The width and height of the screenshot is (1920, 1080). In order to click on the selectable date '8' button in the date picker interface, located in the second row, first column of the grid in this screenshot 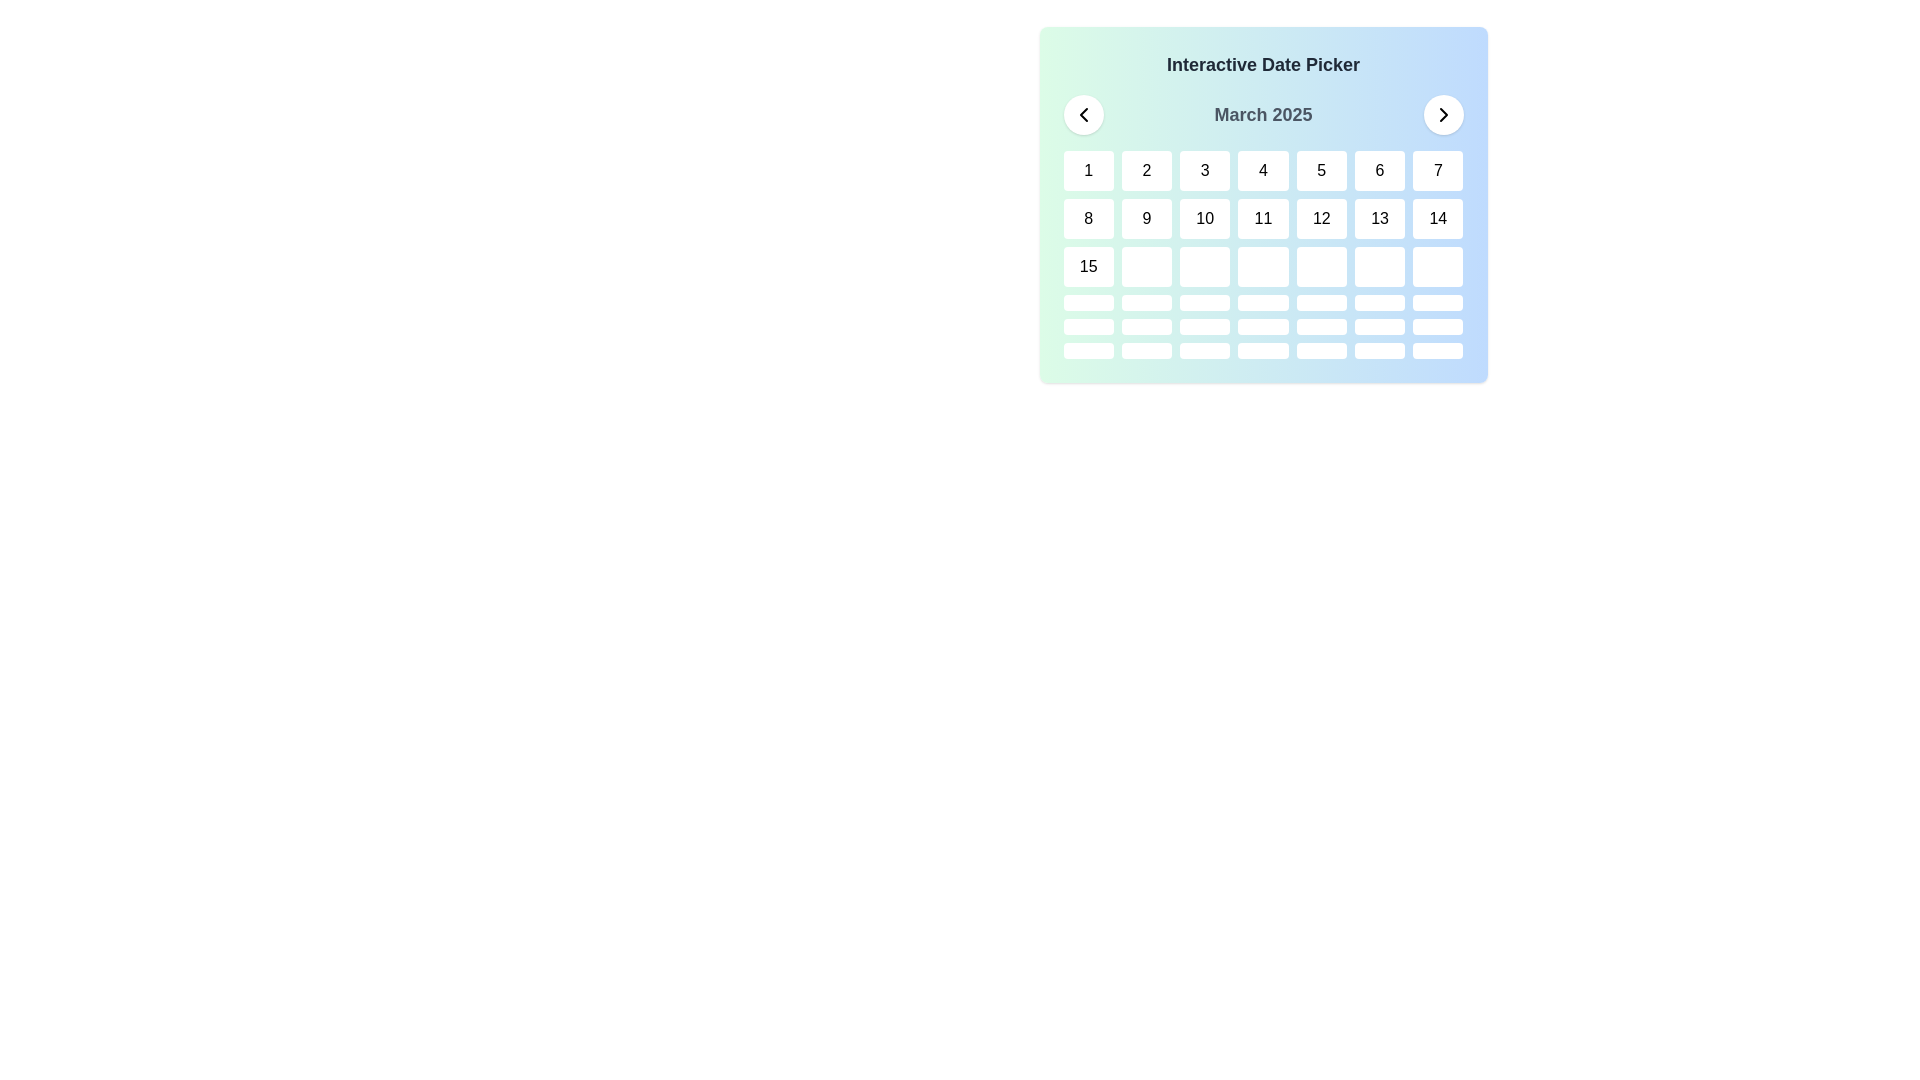, I will do `click(1087, 219)`.